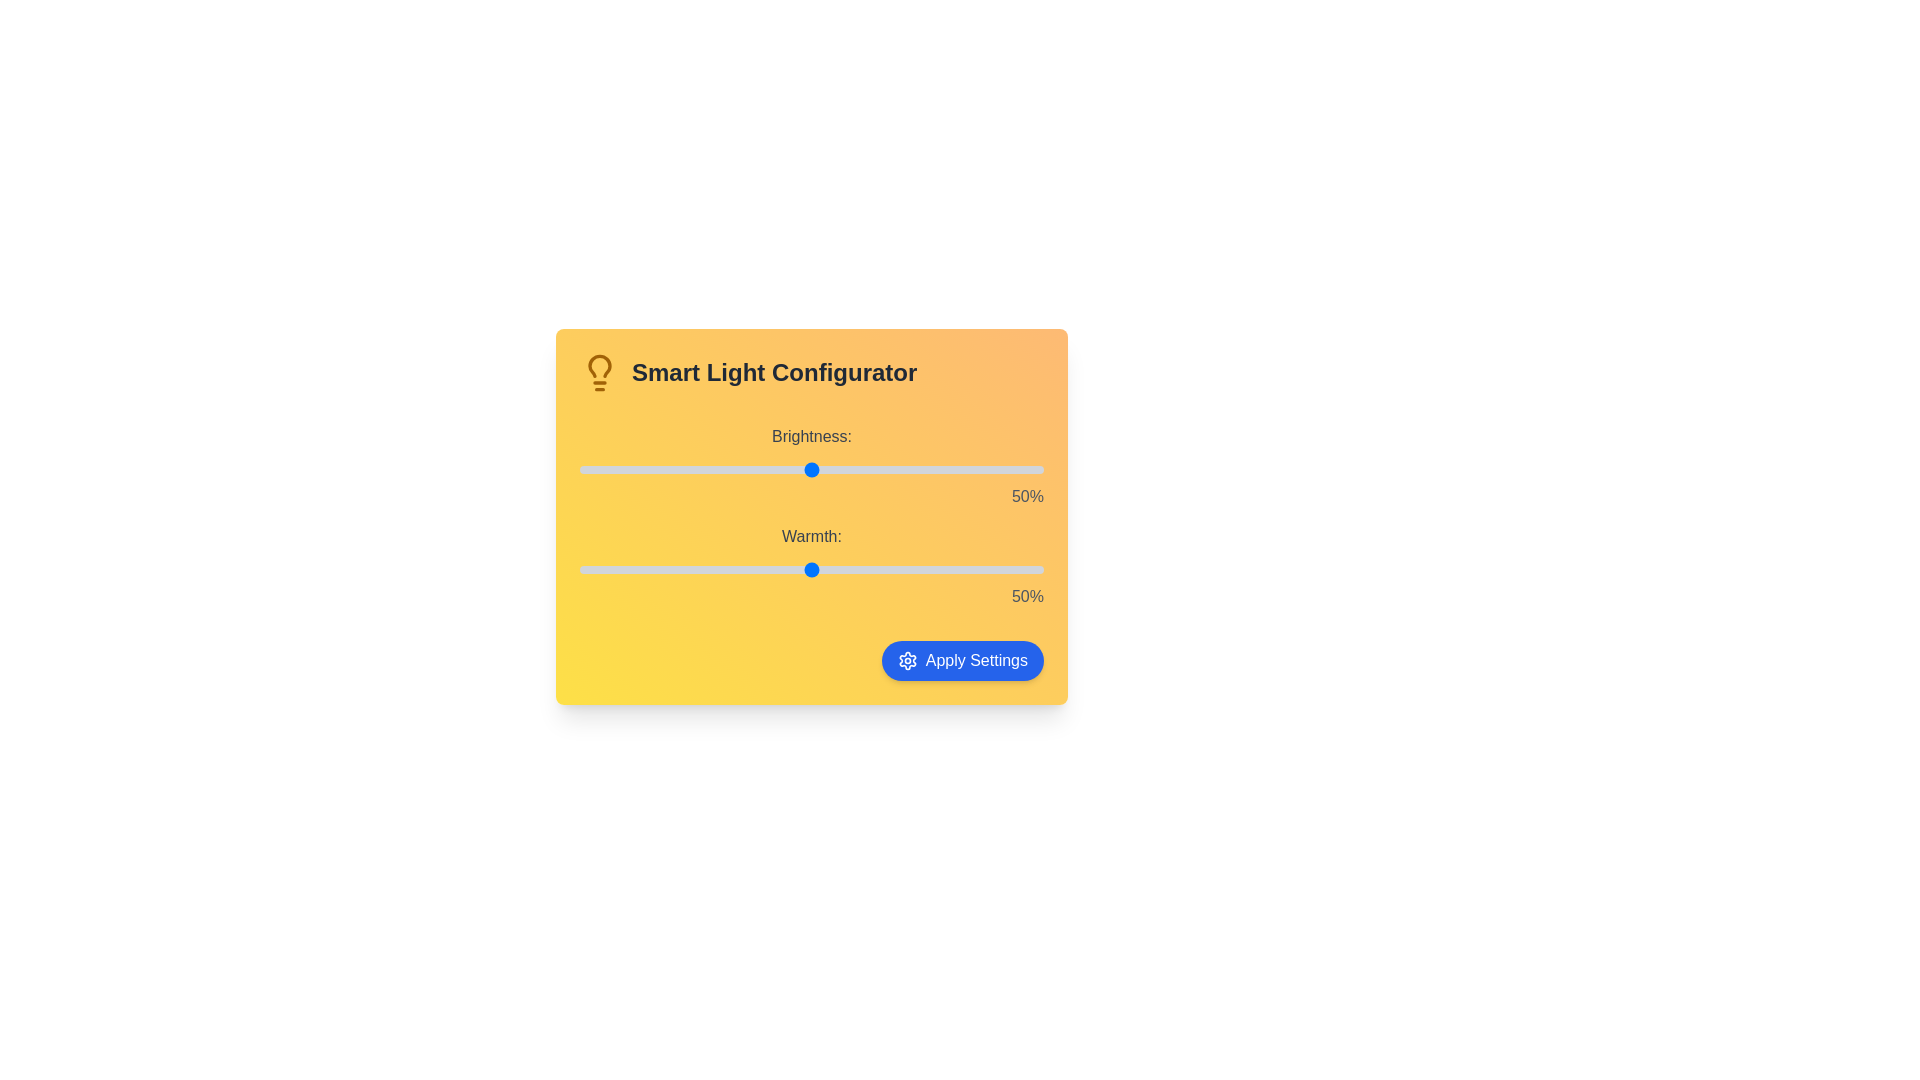 The image size is (1920, 1080). Describe the element at coordinates (885, 470) in the screenshot. I see `the brightness` at that location.